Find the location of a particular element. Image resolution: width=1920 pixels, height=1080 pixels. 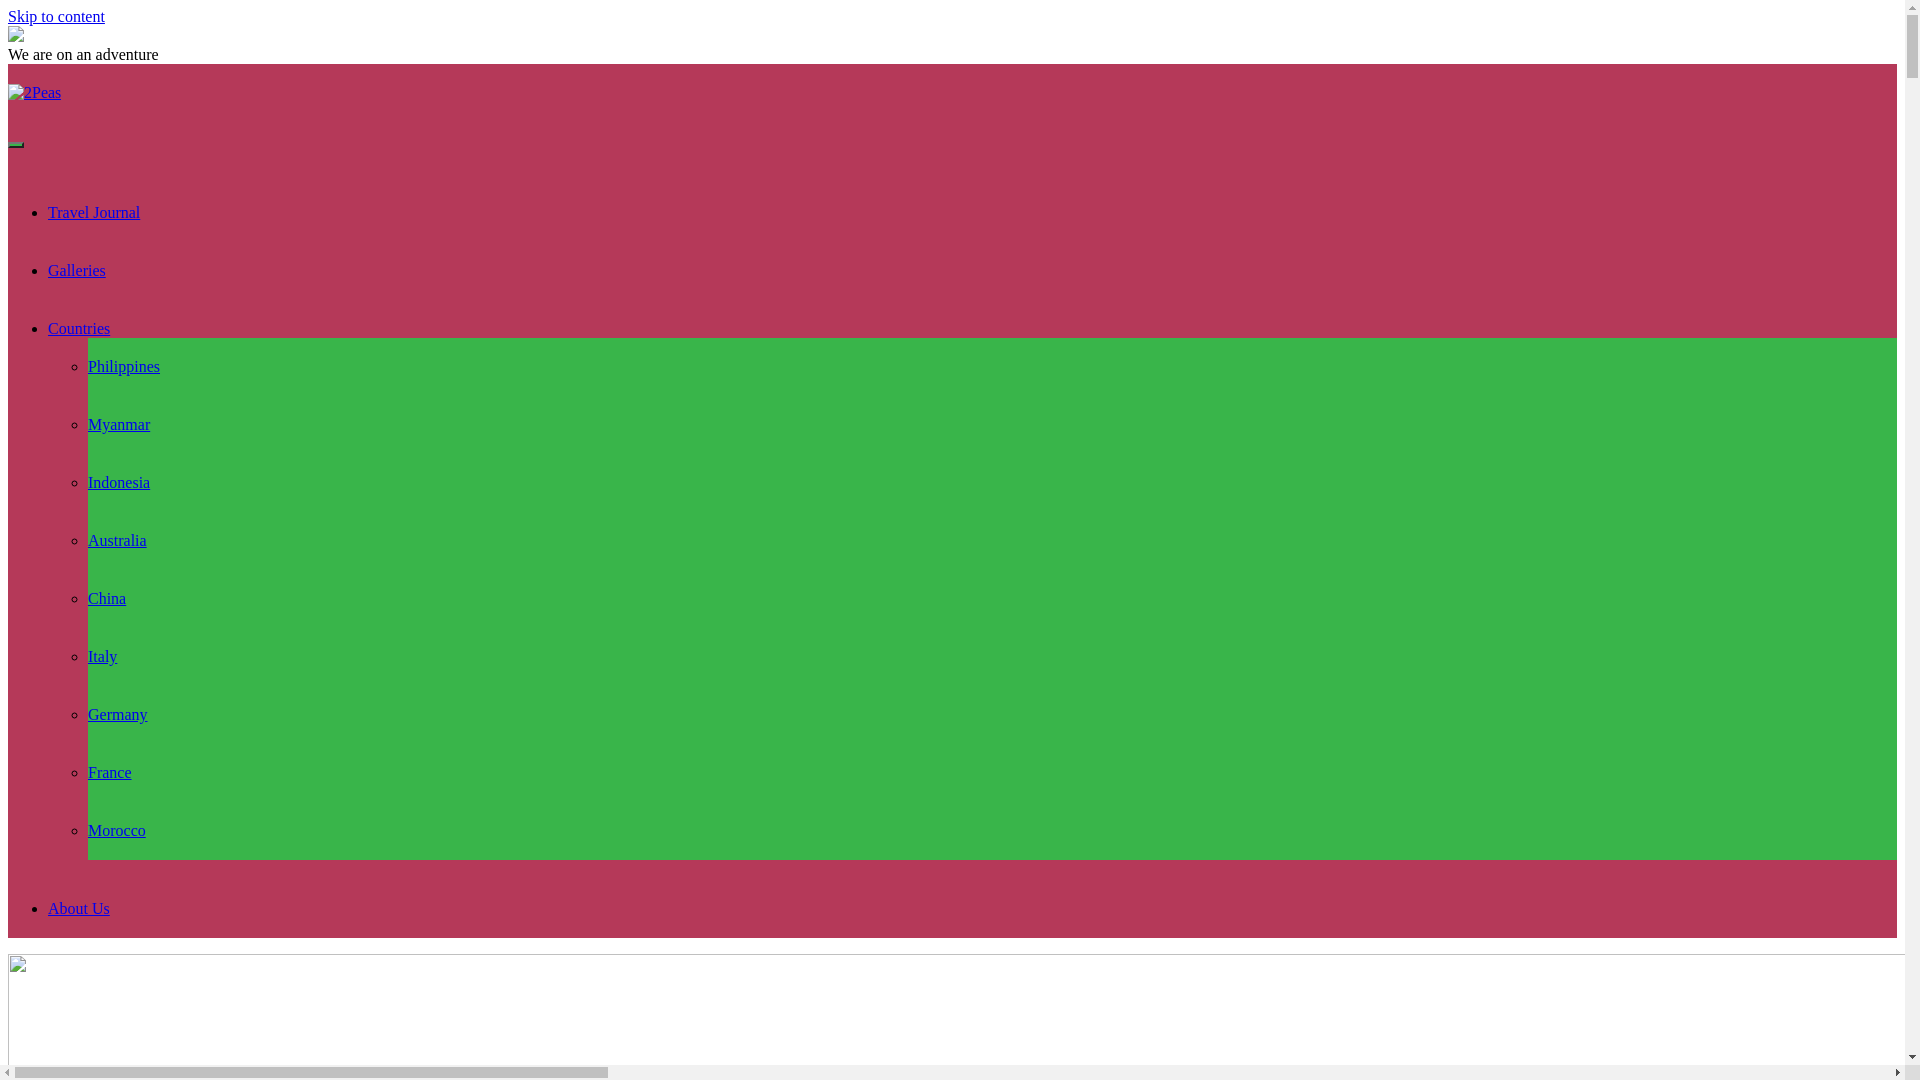

'Myanmar' is located at coordinates (118, 423).